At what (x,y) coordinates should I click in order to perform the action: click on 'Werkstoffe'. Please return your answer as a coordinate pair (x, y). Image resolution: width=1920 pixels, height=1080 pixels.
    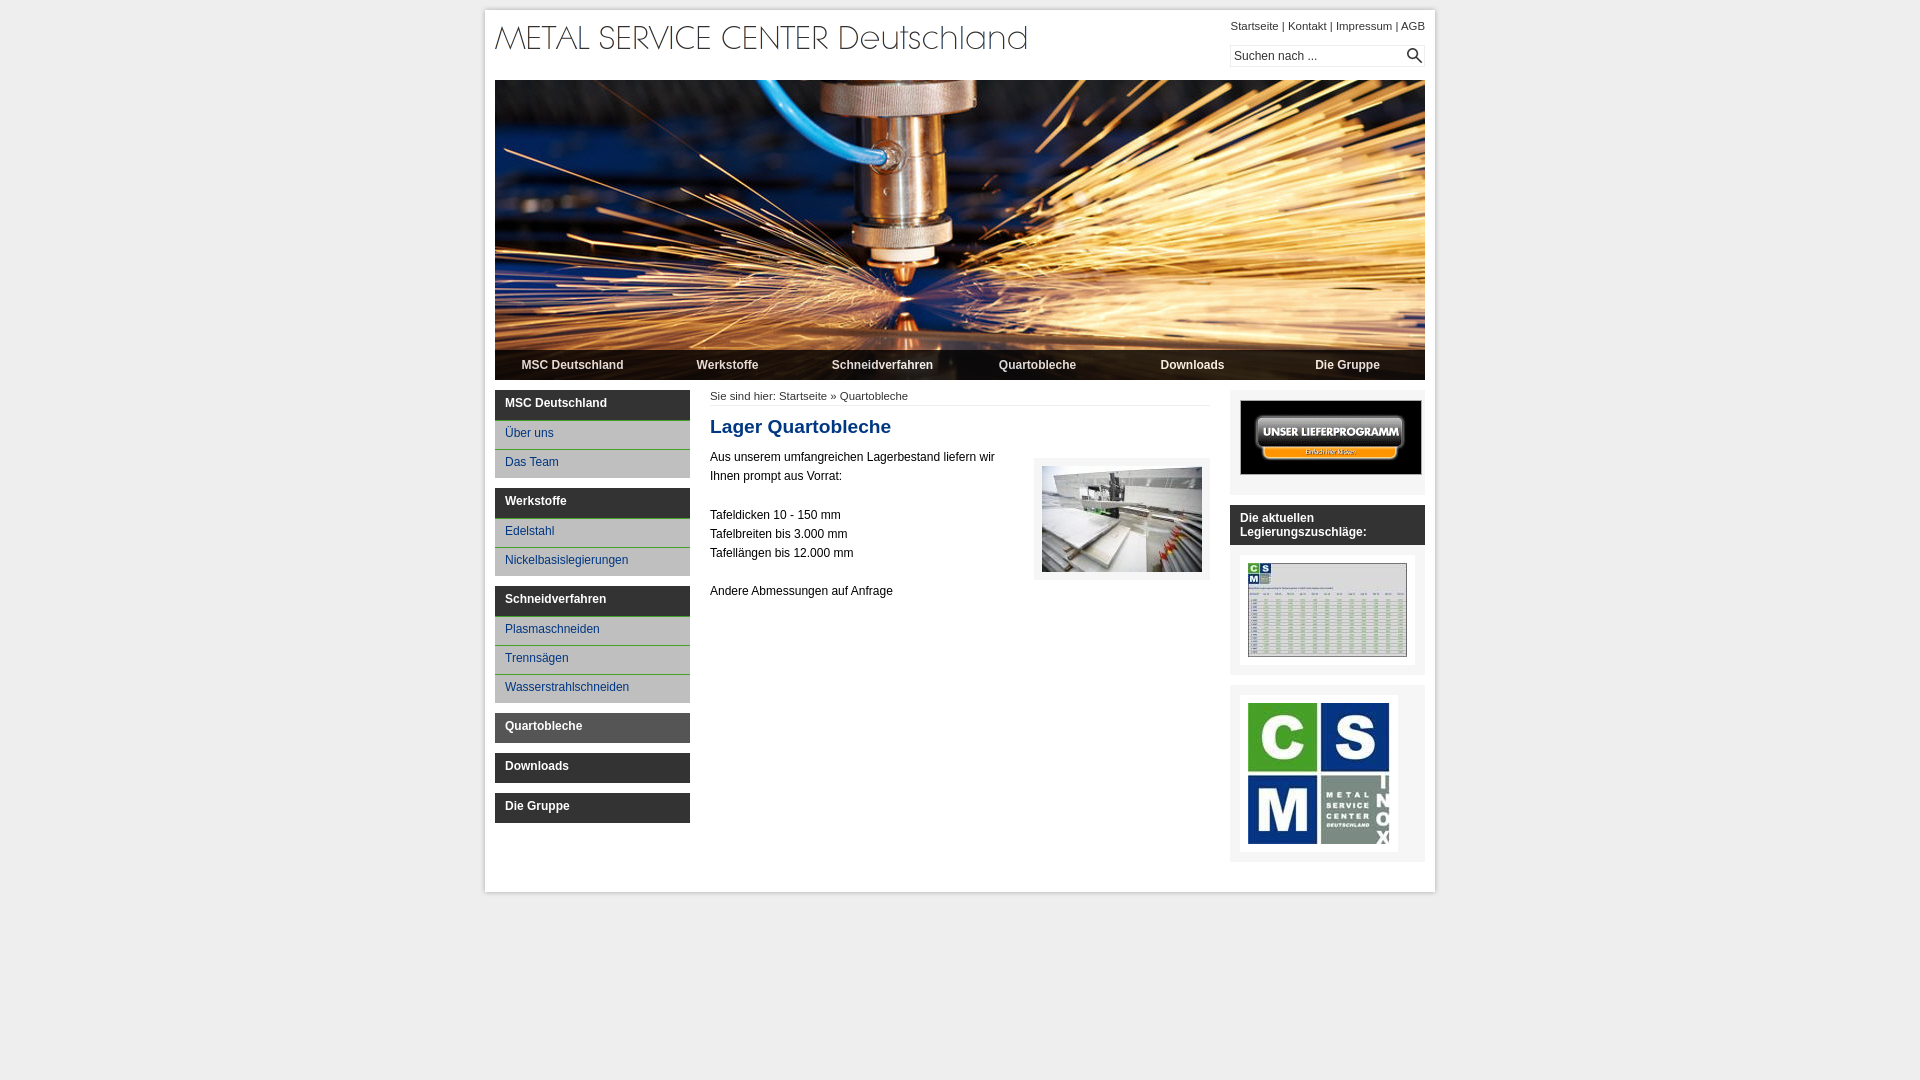
    Looking at the image, I should click on (649, 365).